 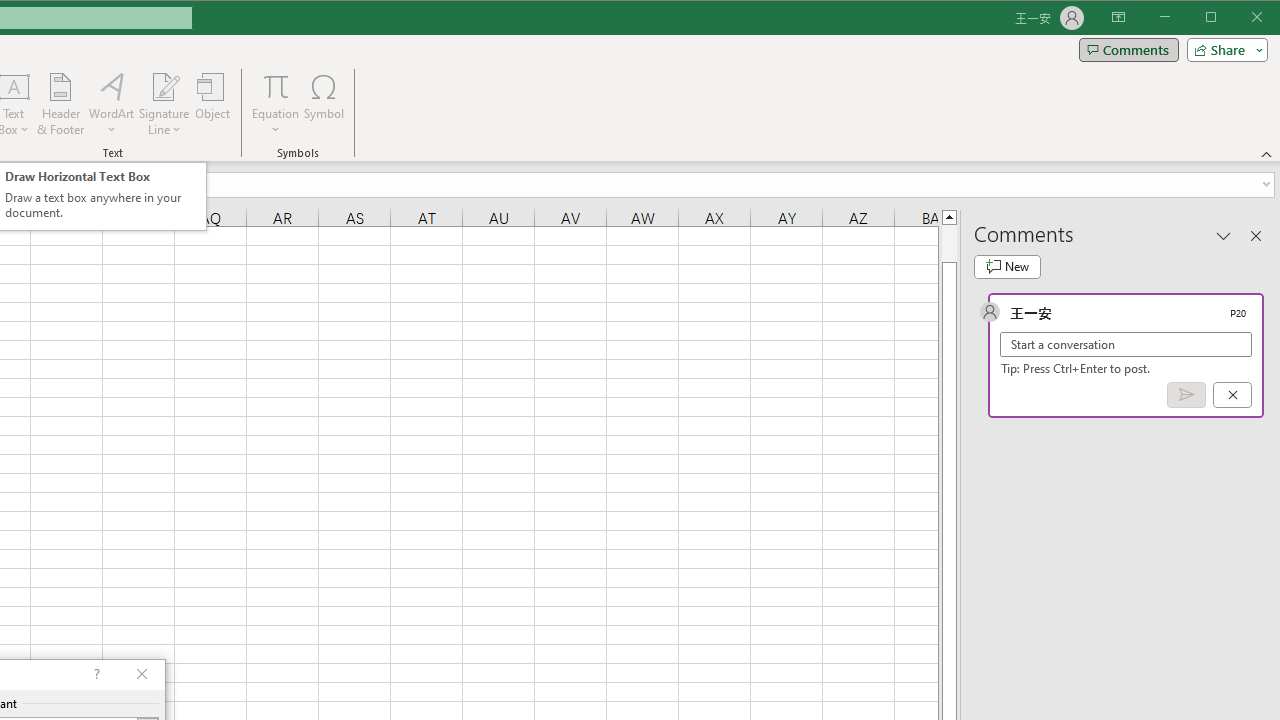 What do you see at coordinates (324, 104) in the screenshot?
I see `'Symbol...'` at bounding box center [324, 104].